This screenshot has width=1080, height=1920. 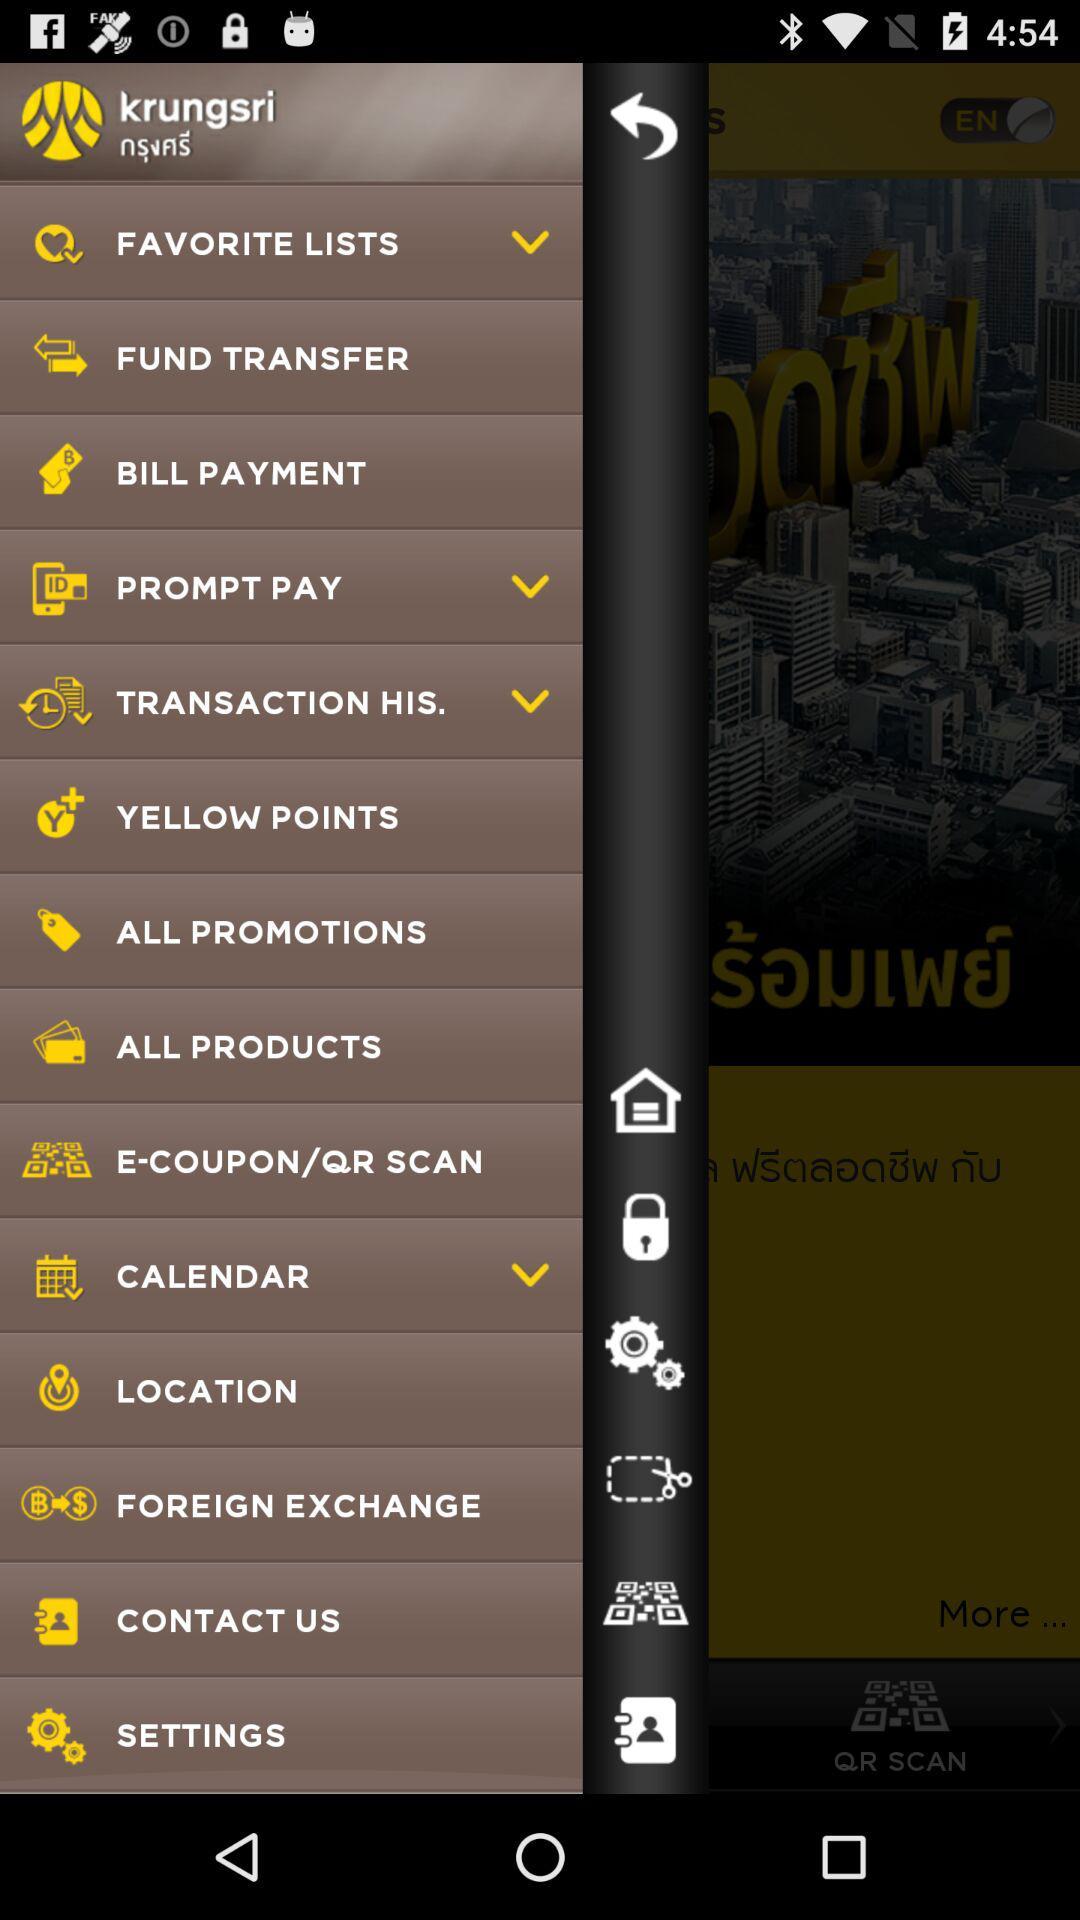 I want to click on the home icon, so click(x=645, y=1178).